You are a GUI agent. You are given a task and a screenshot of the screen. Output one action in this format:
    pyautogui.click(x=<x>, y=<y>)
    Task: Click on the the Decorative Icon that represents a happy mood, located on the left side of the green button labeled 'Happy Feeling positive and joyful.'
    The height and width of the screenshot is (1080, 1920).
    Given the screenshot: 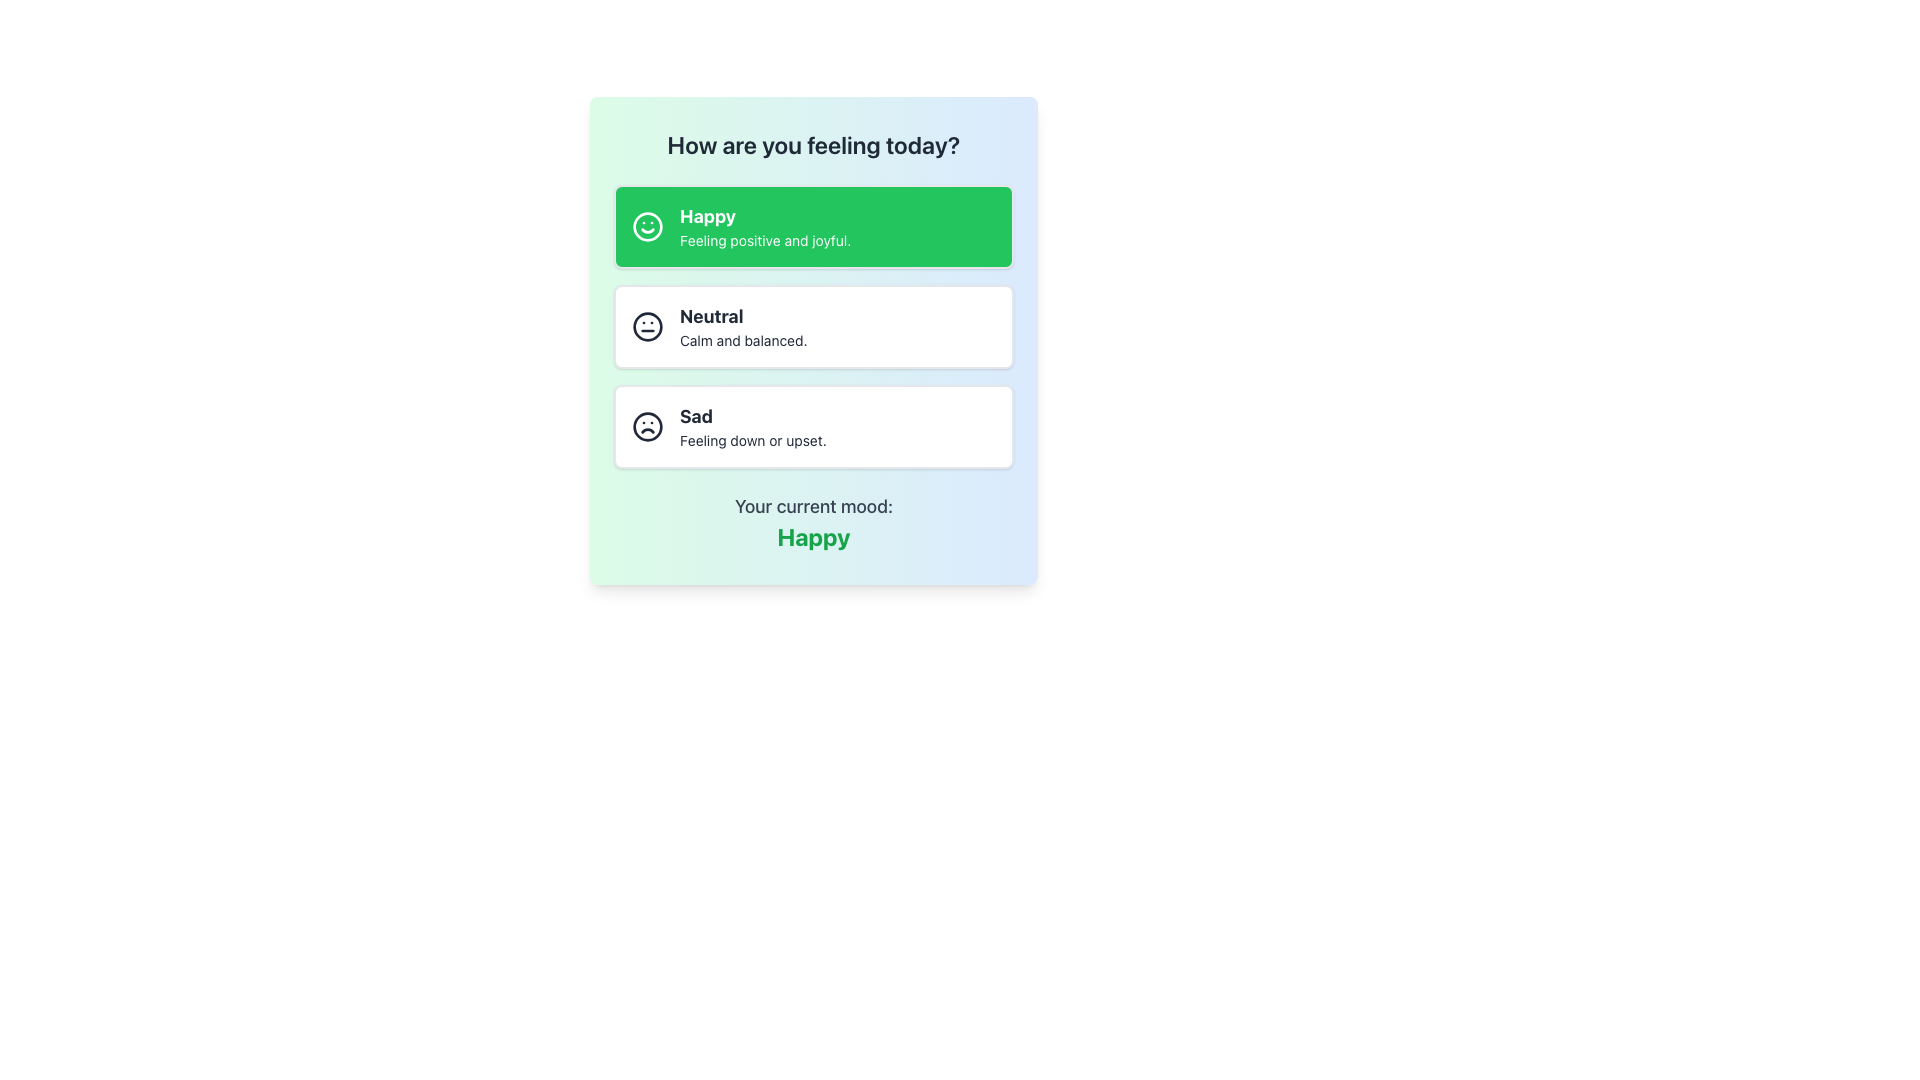 What is the action you would take?
    pyautogui.click(x=648, y=226)
    